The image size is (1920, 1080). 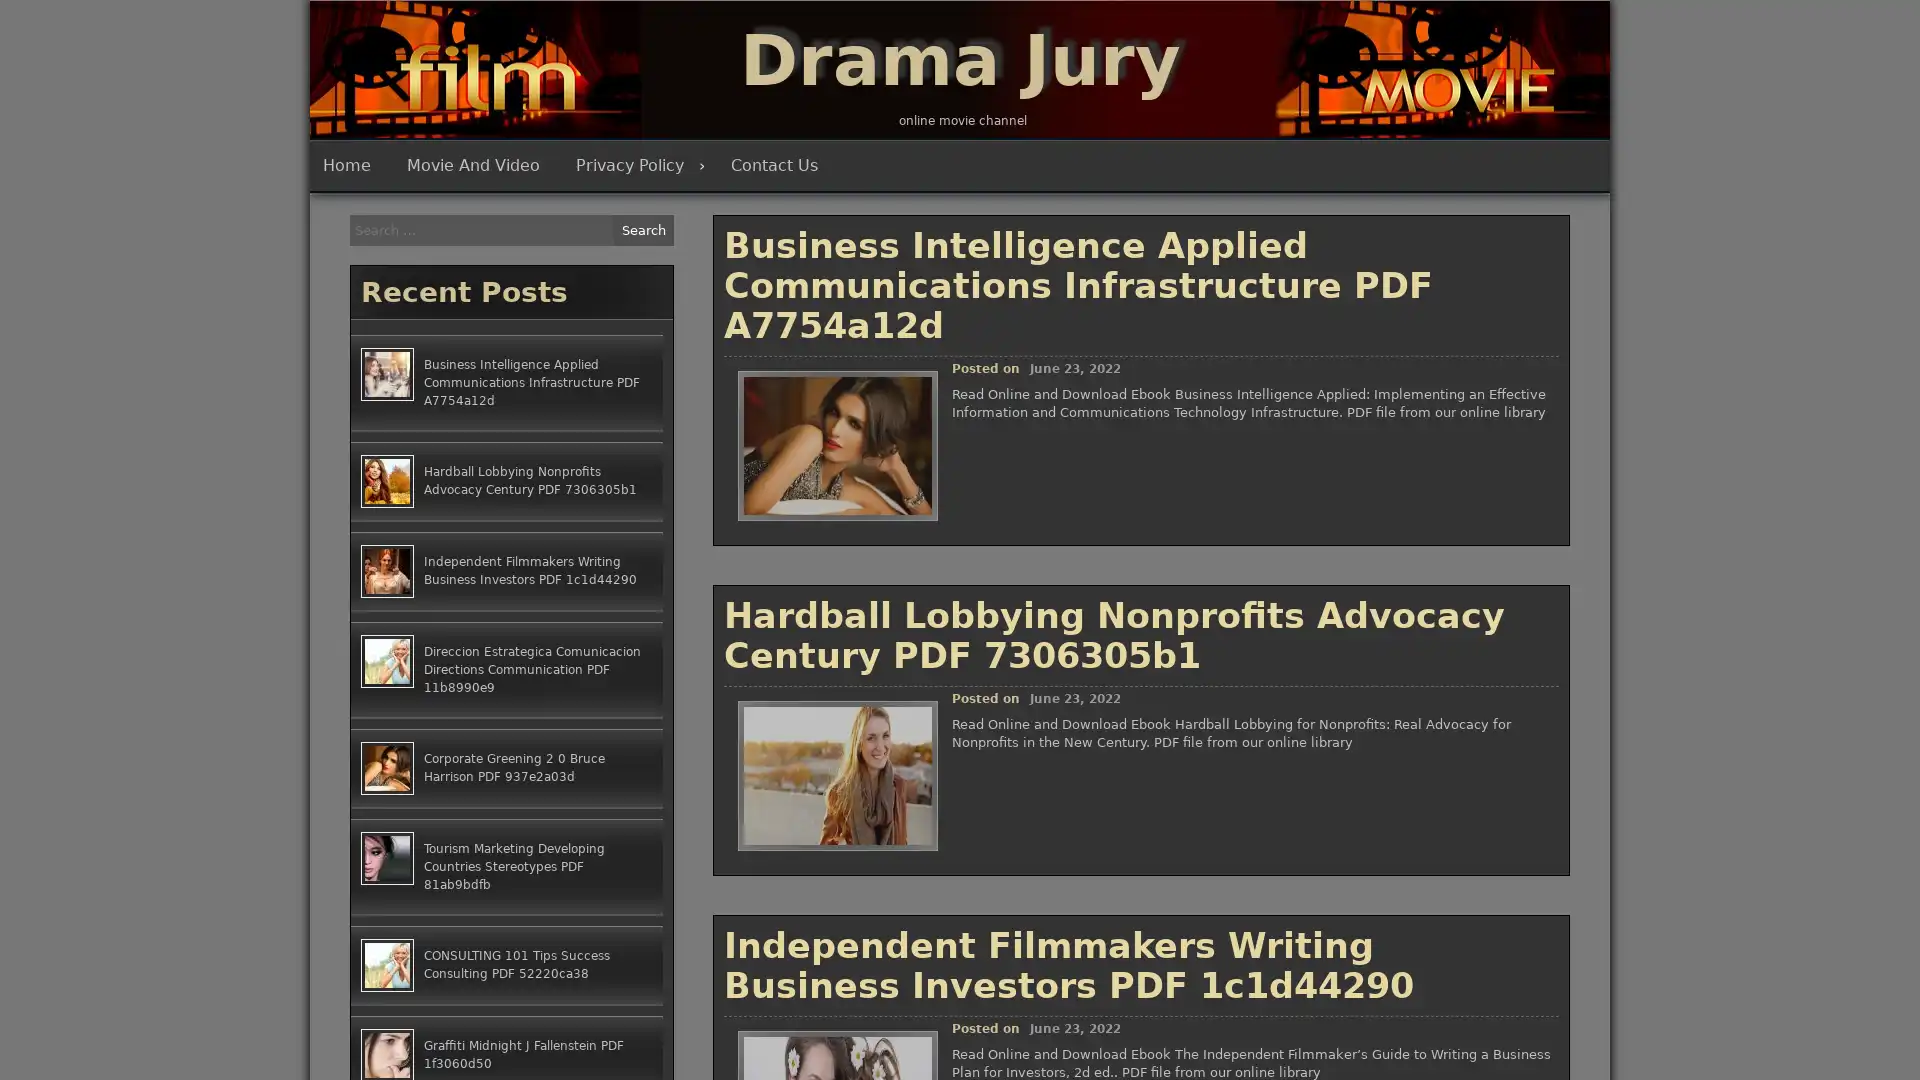 I want to click on Search, so click(x=643, y=229).